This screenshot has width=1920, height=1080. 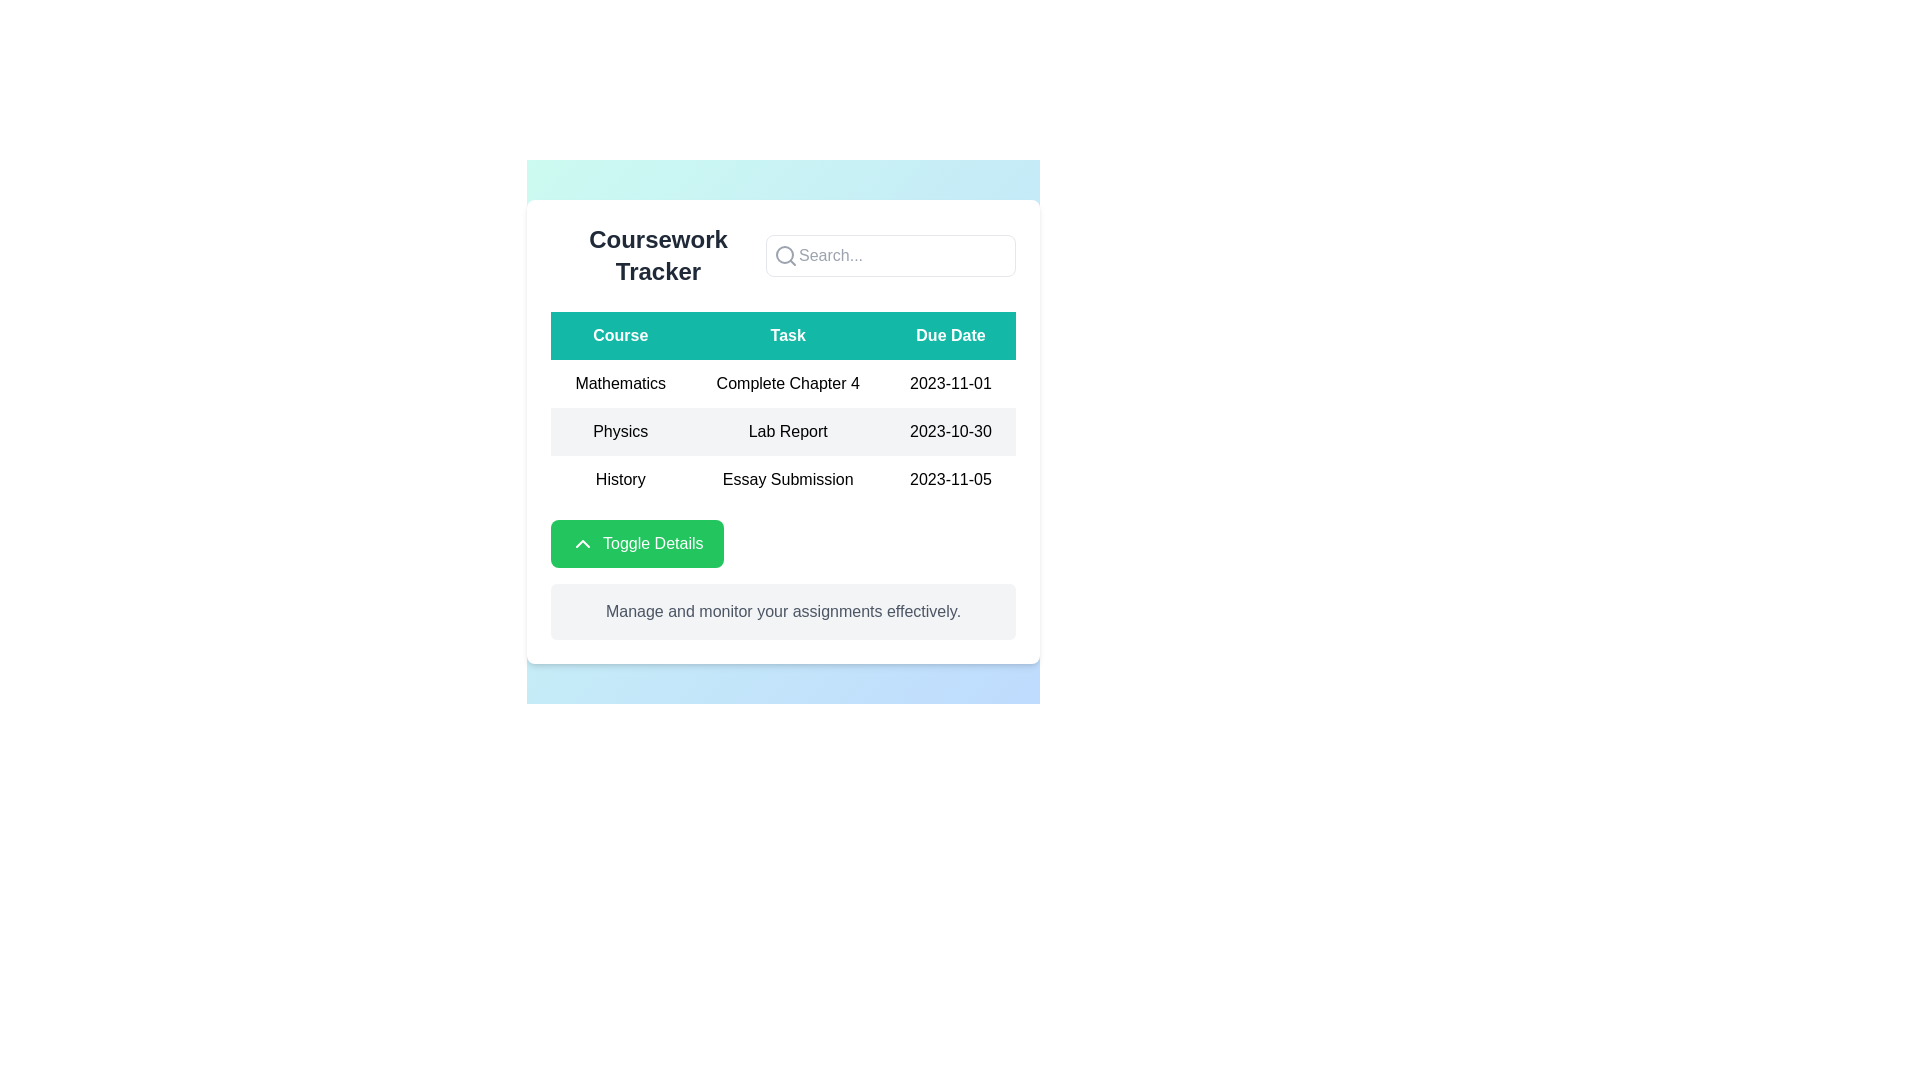 I want to click on the 'Physics' text label in the course column, so click(x=619, y=431).